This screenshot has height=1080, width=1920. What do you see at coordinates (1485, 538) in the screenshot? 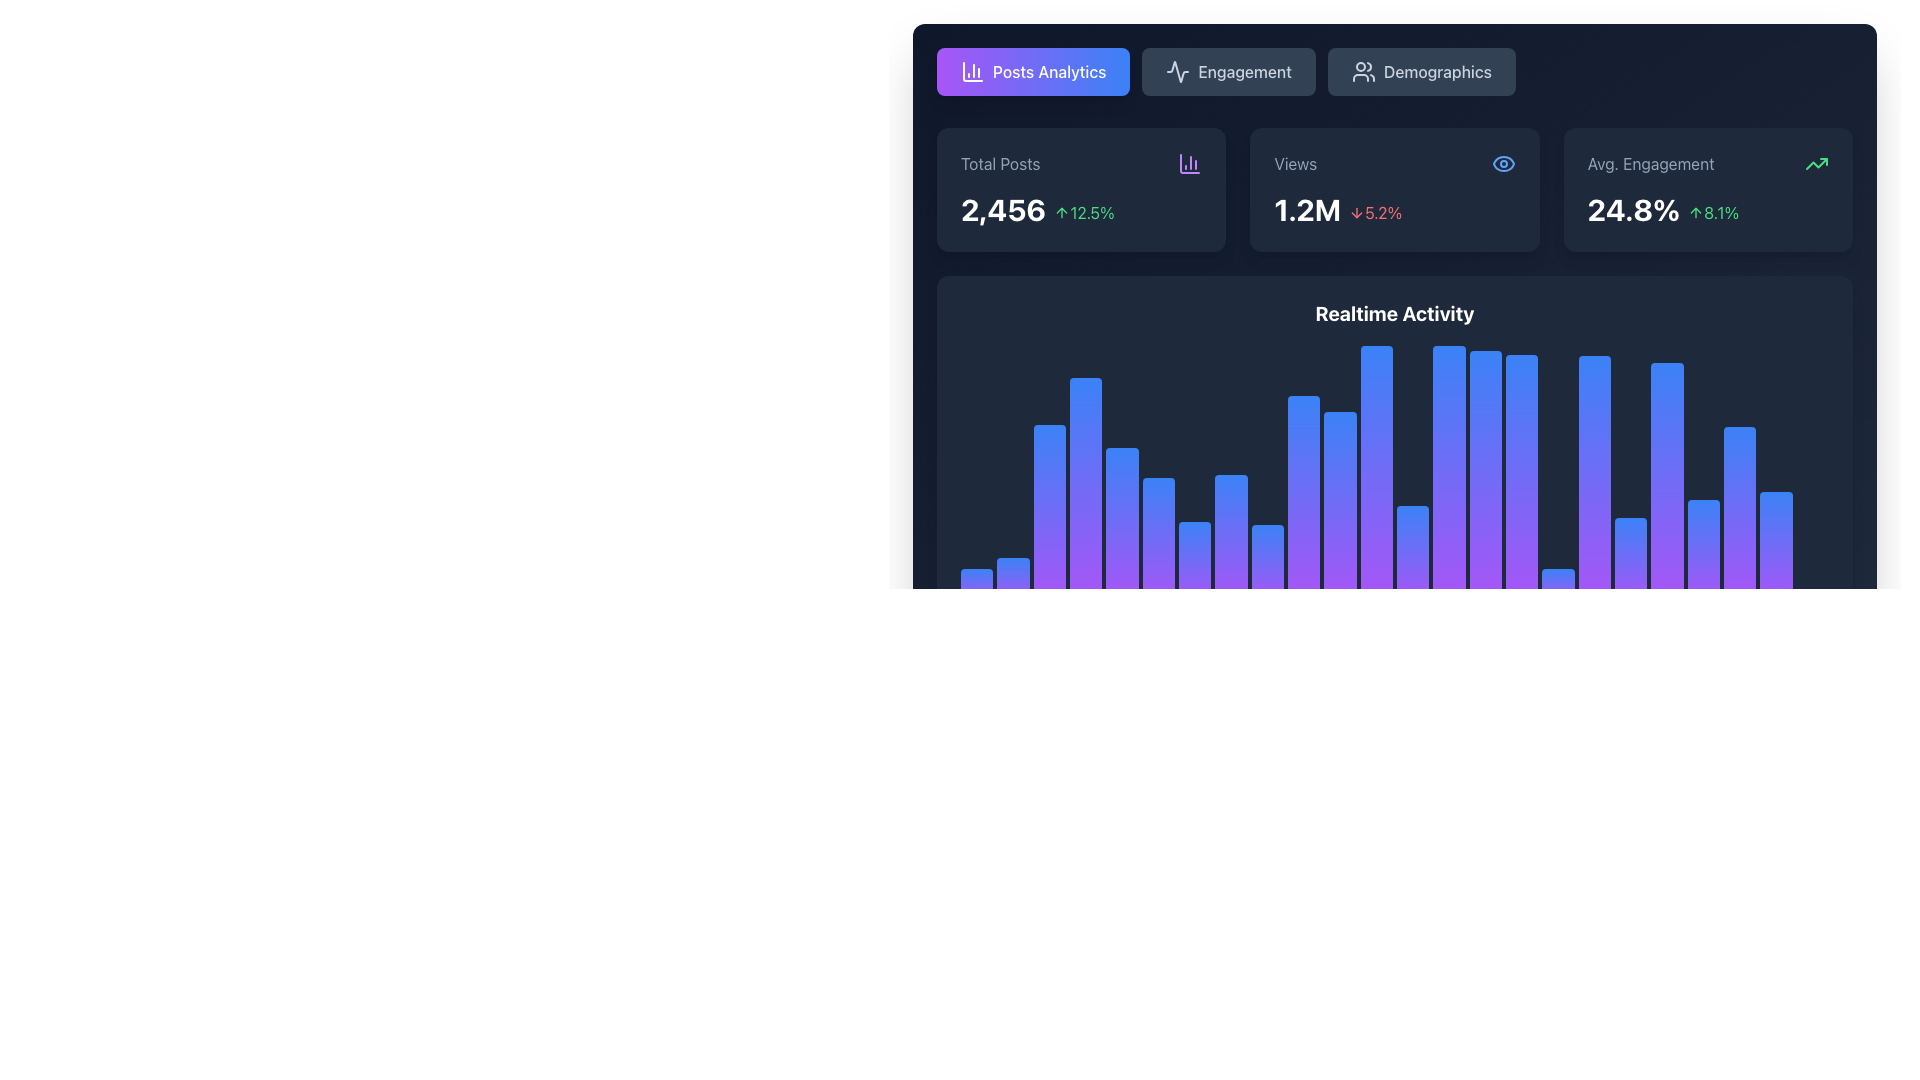
I see `the 15th bar in the 'Realtime Activity' section of the dashboard` at bounding box center [1485, 538].